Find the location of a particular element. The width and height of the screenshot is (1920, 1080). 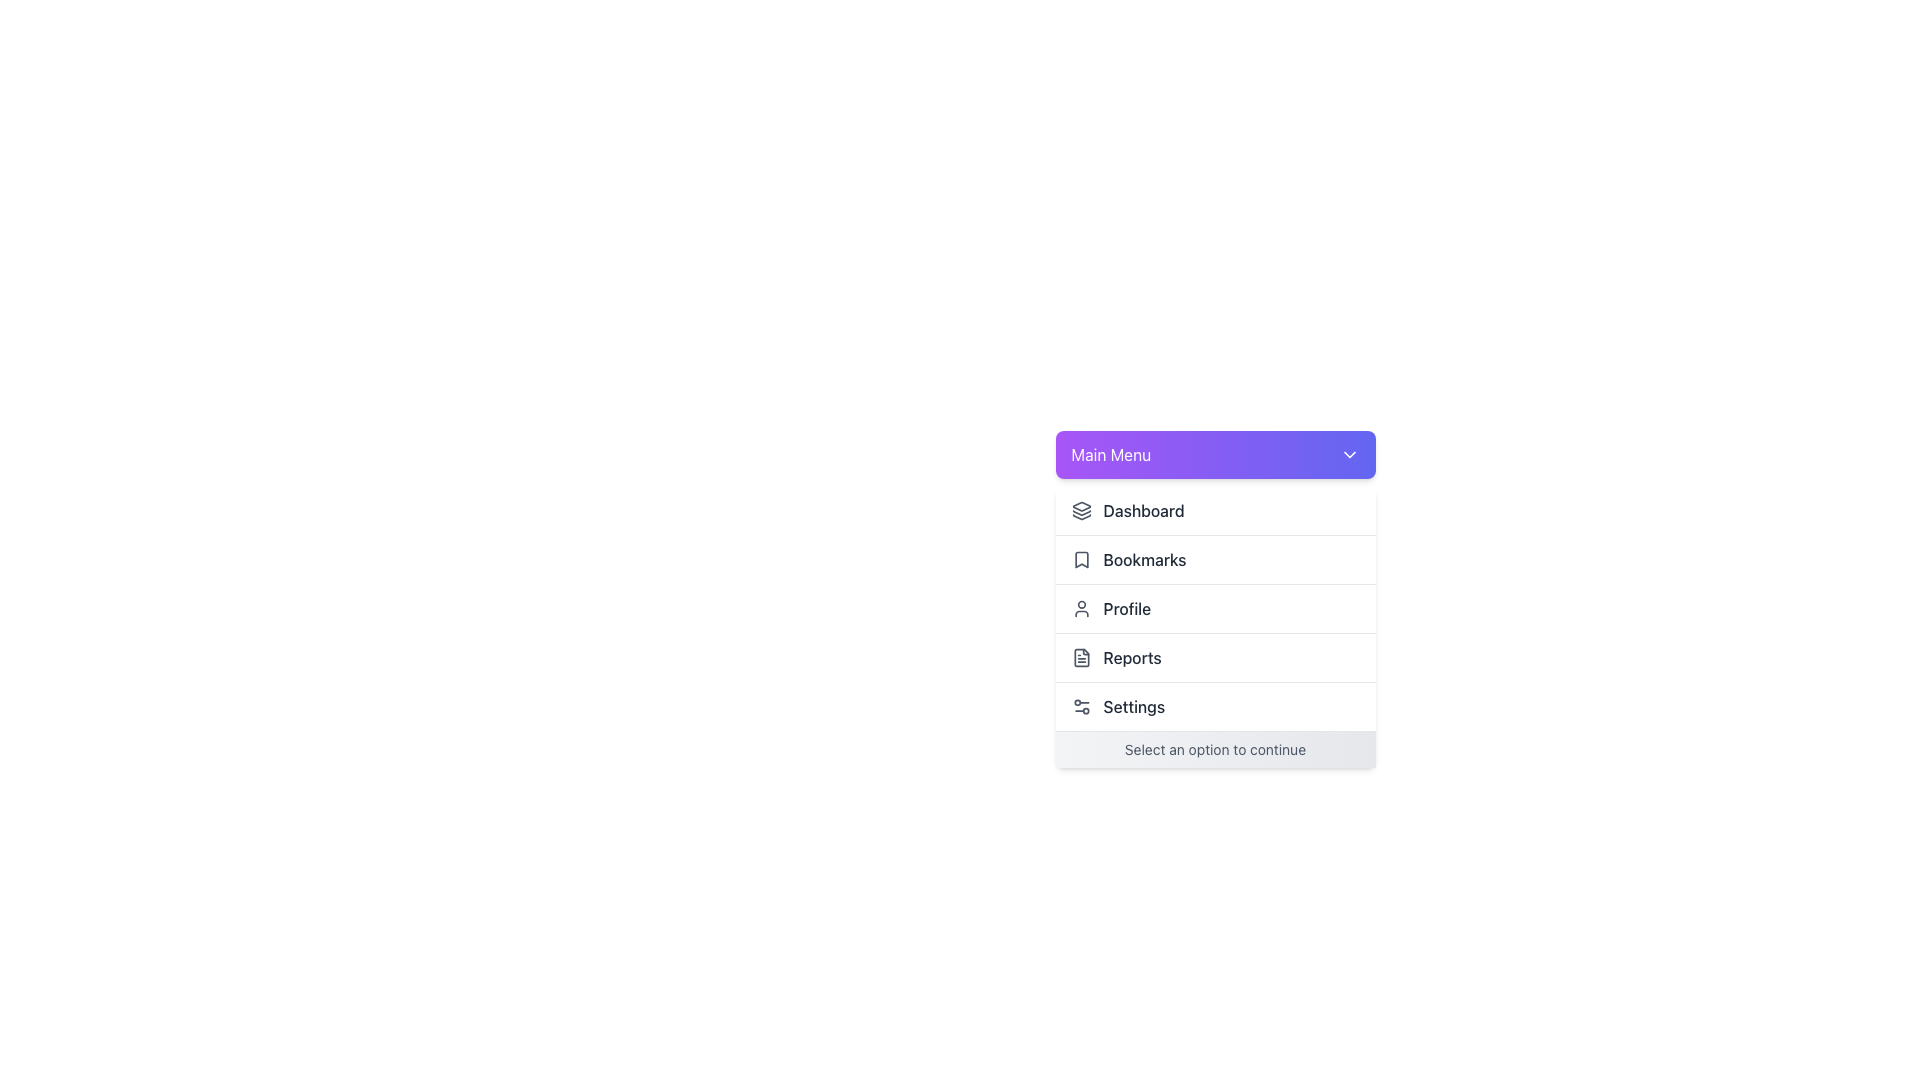

the bookmarks submenu item in the navigation menu, which is positioned under the 'Dashboard' item and above the 'Profile' item is located at coordinates (1145, 559).